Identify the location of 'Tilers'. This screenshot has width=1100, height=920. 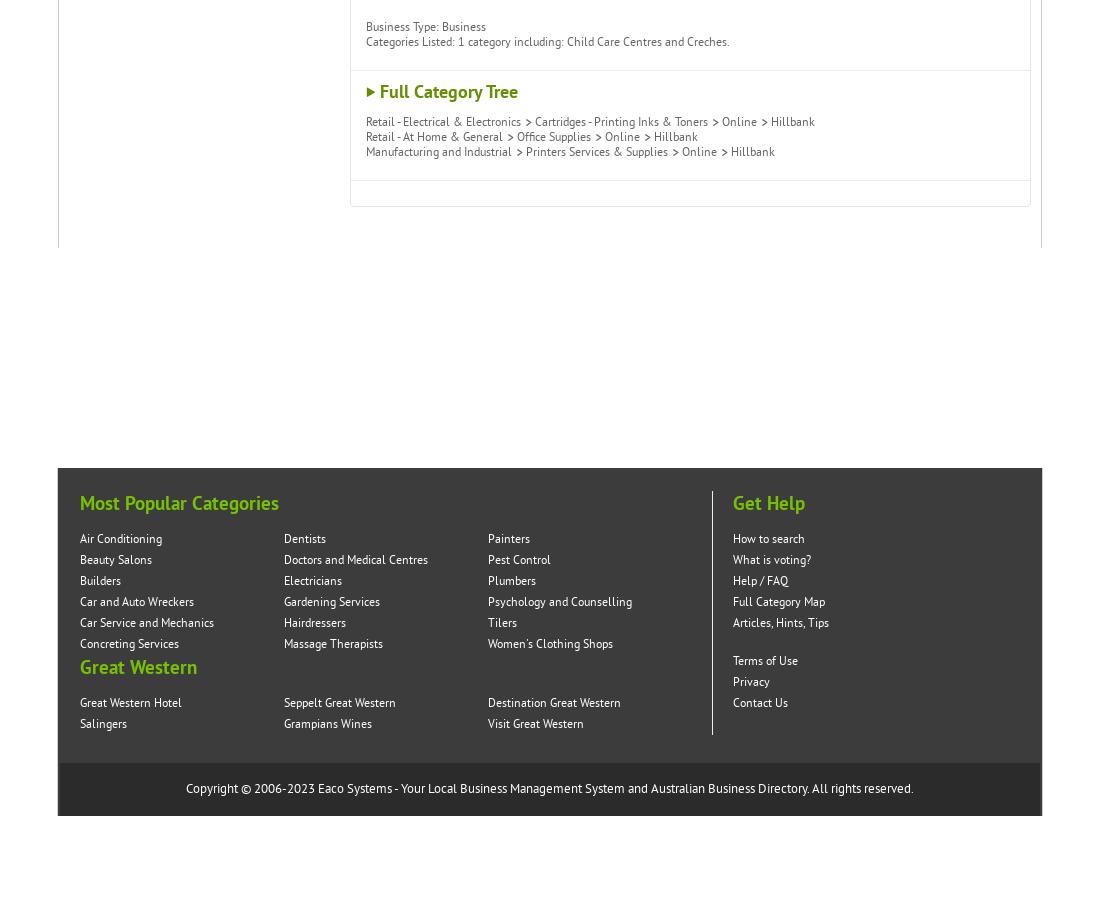
(502, 622).